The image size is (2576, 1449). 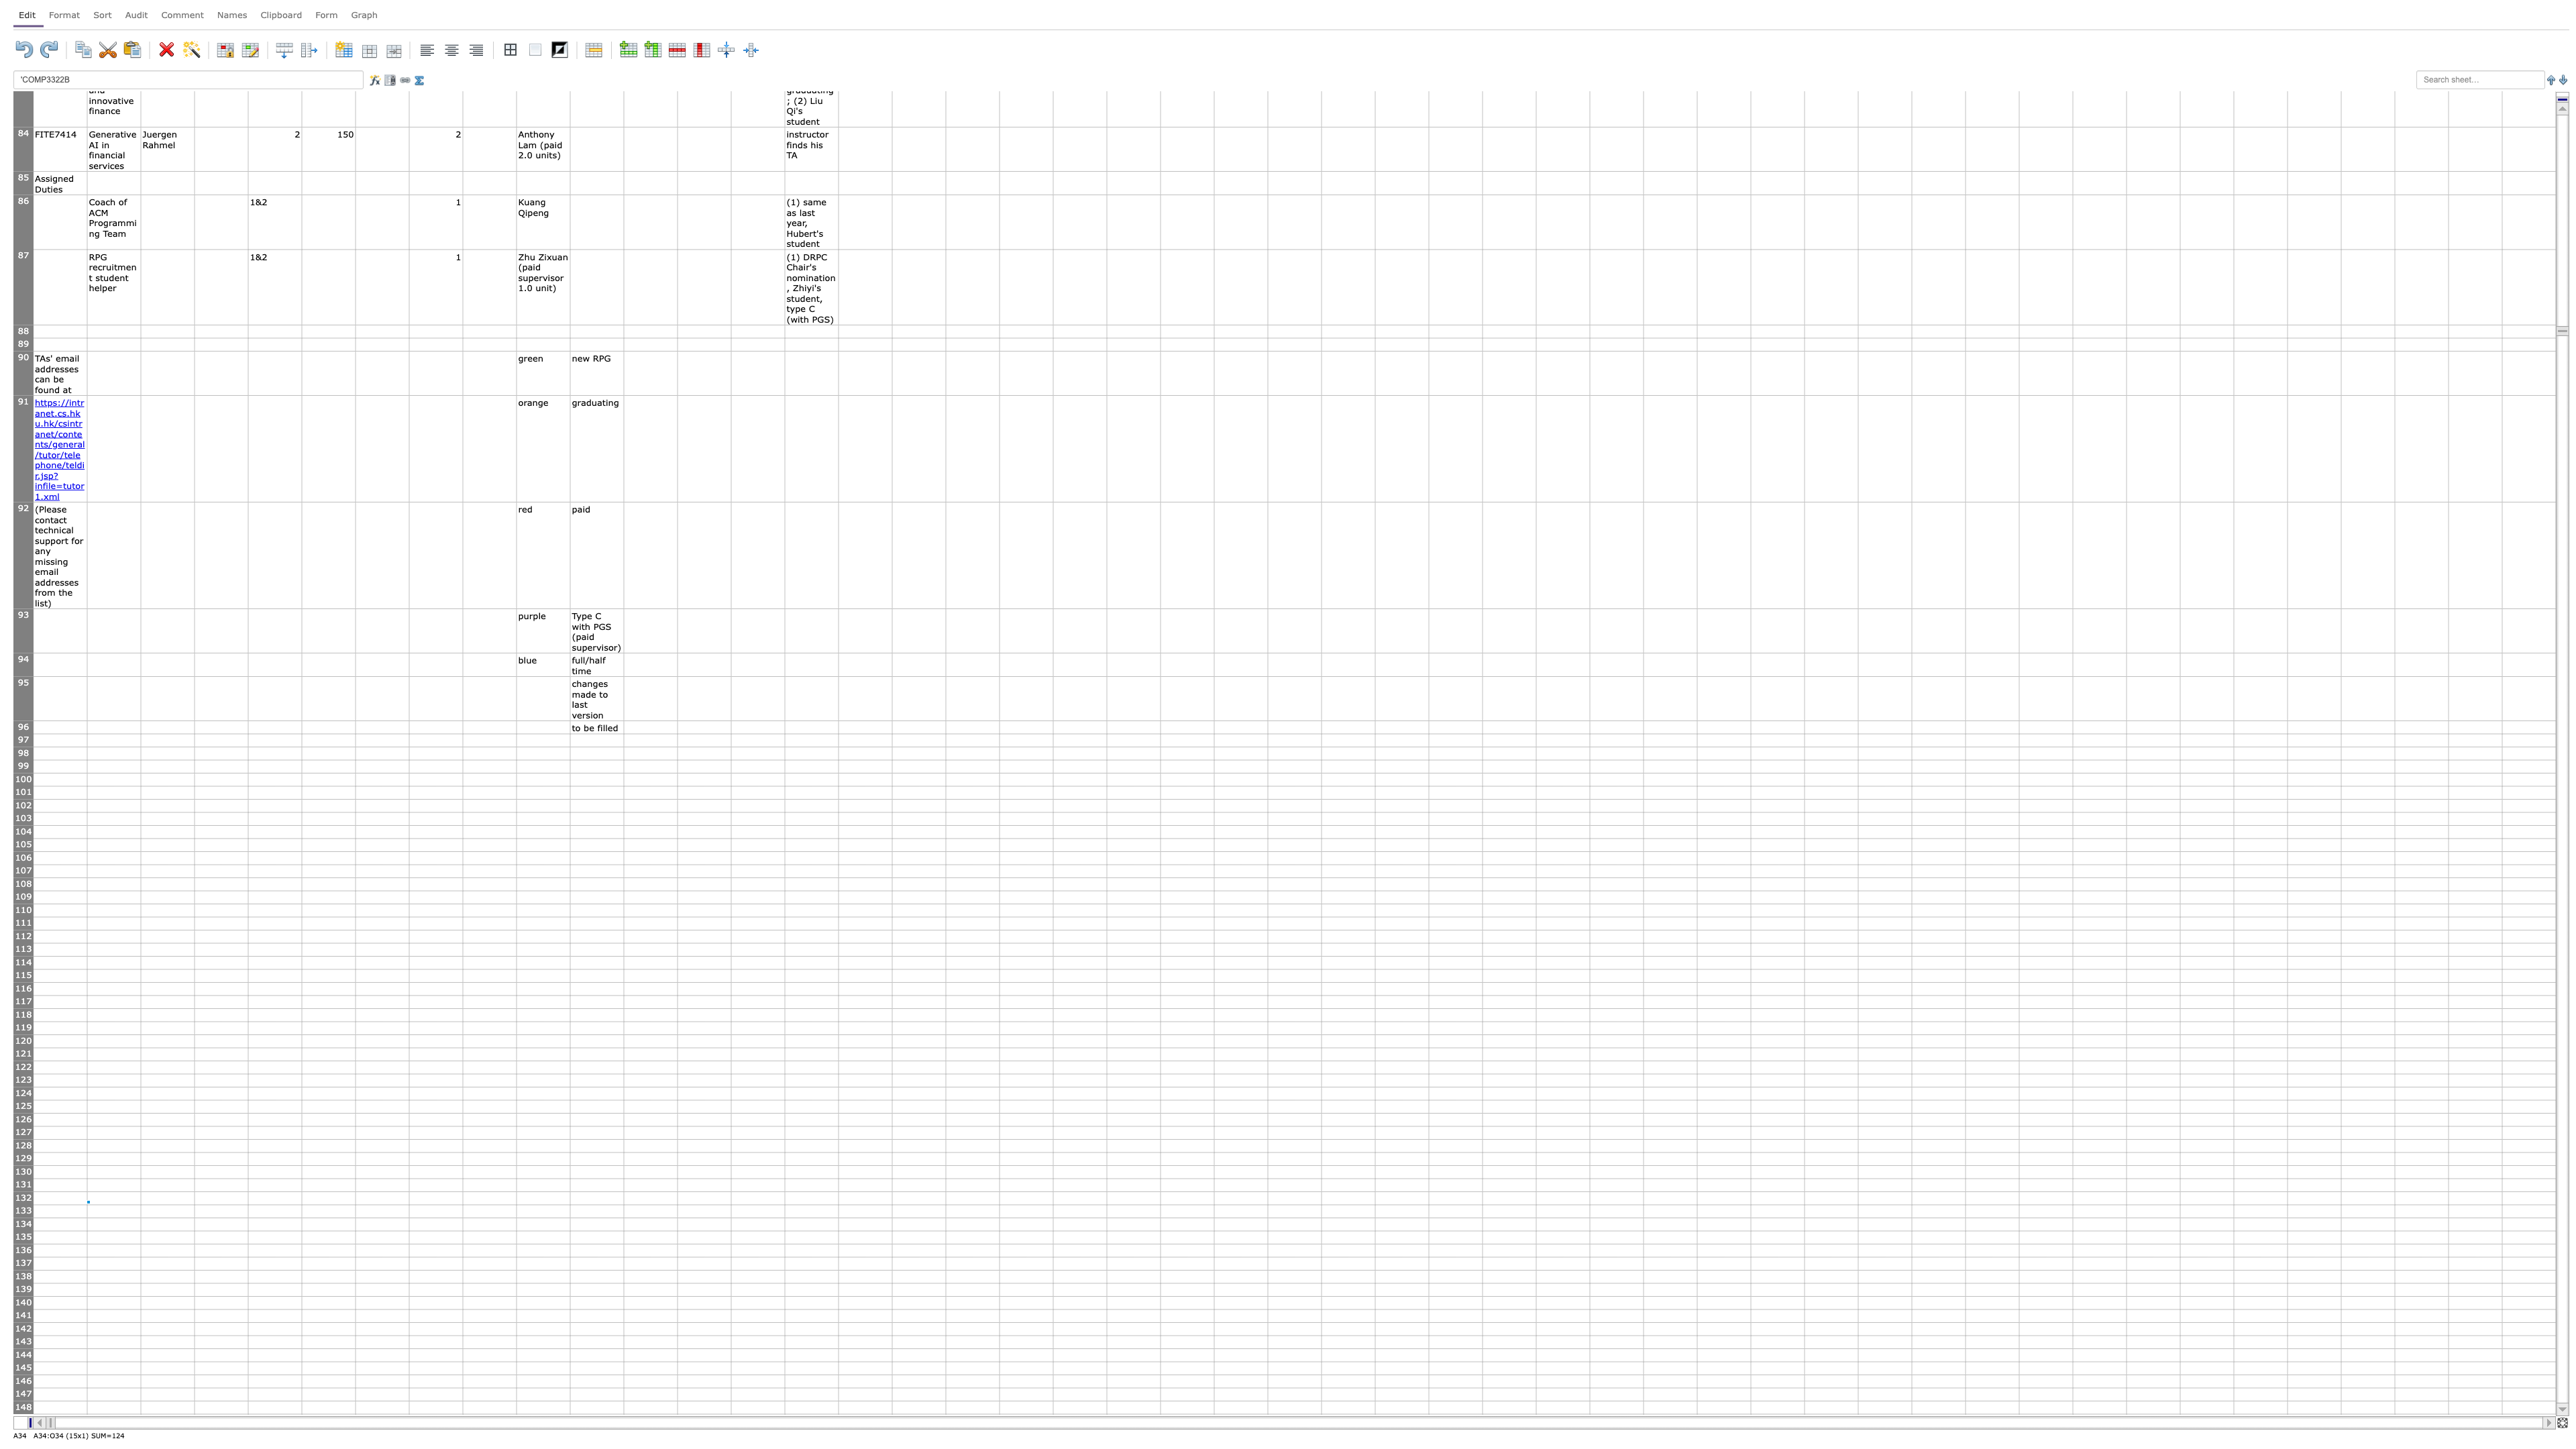 What do you see at coordinates (23, 1218) in the screenshot?
I see `the resize handle of row 133` at bounding box center [23, 1218].